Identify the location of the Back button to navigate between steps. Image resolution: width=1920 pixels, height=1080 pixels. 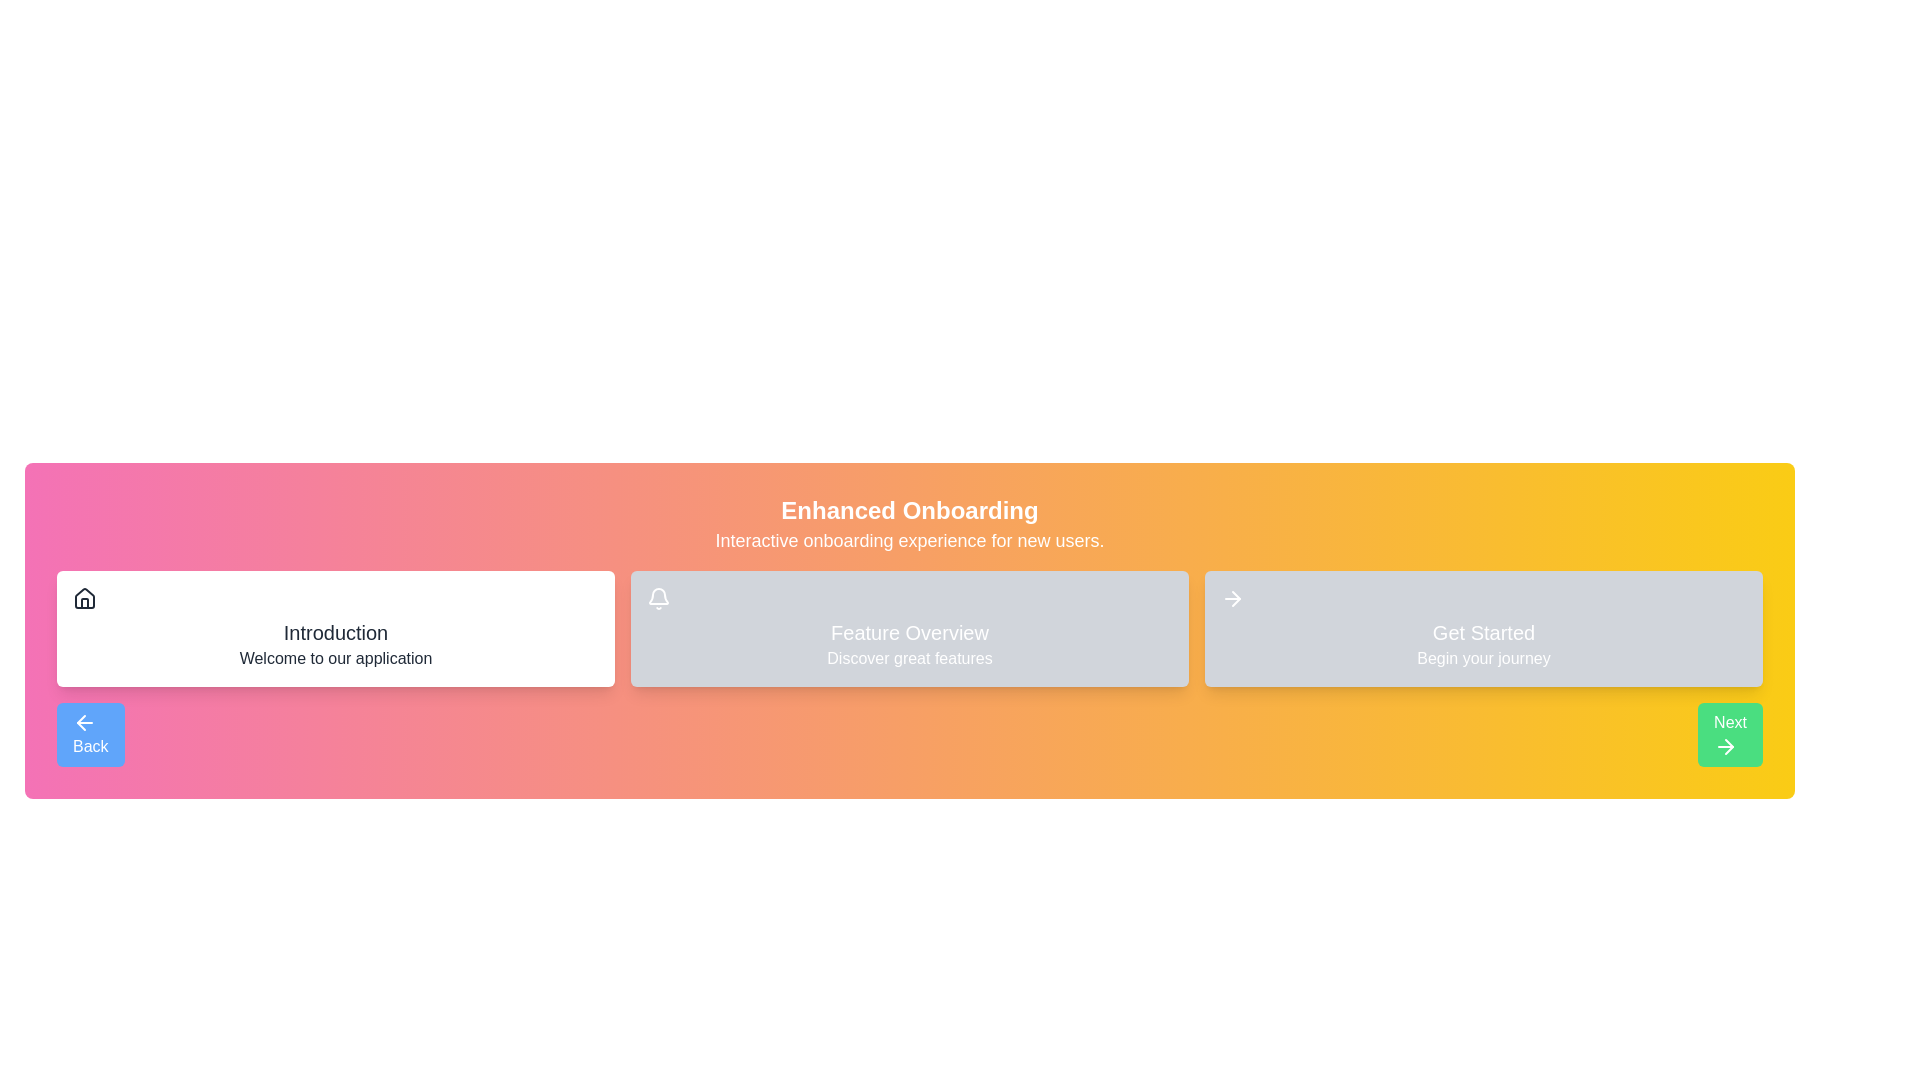
(89, 735).